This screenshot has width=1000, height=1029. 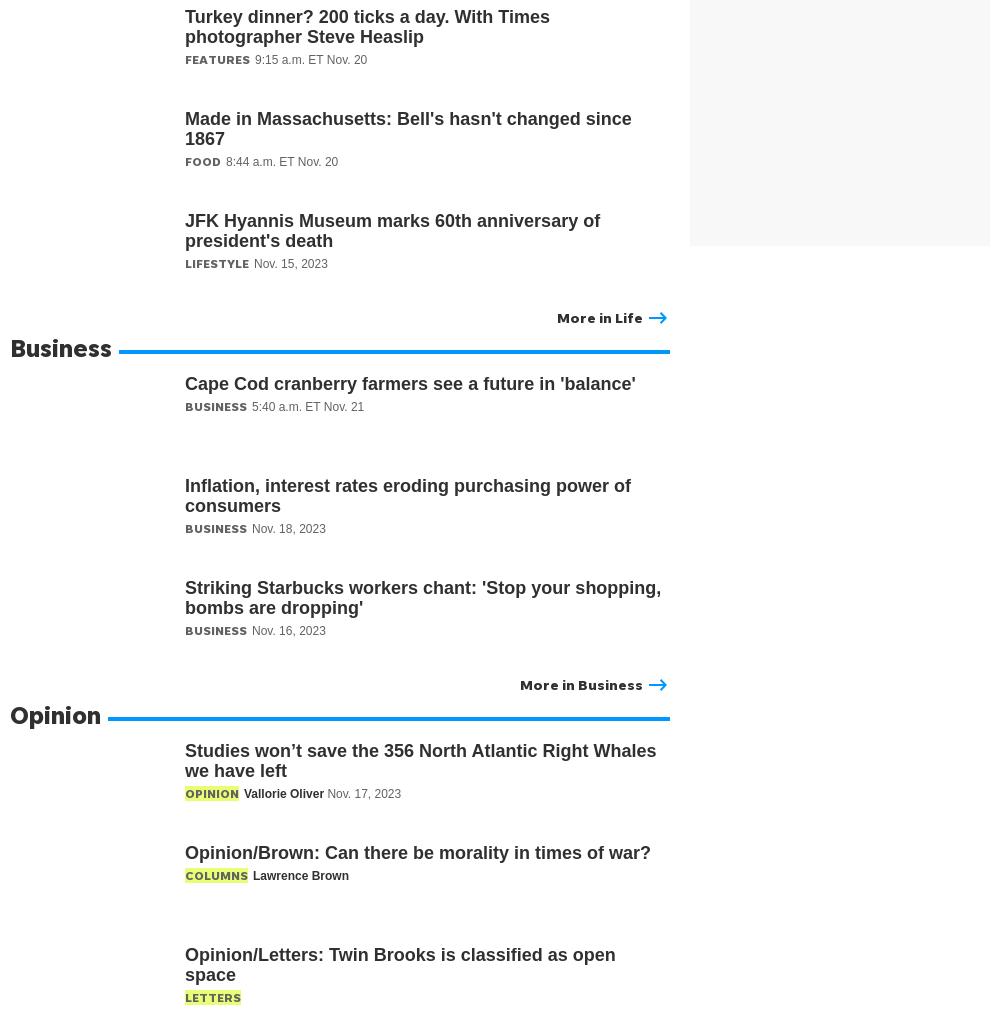 I want to click on 'Striking Starbucks workers chant: 'Stop your shopping, bombs are dropping'', so click(x=185, y=597).